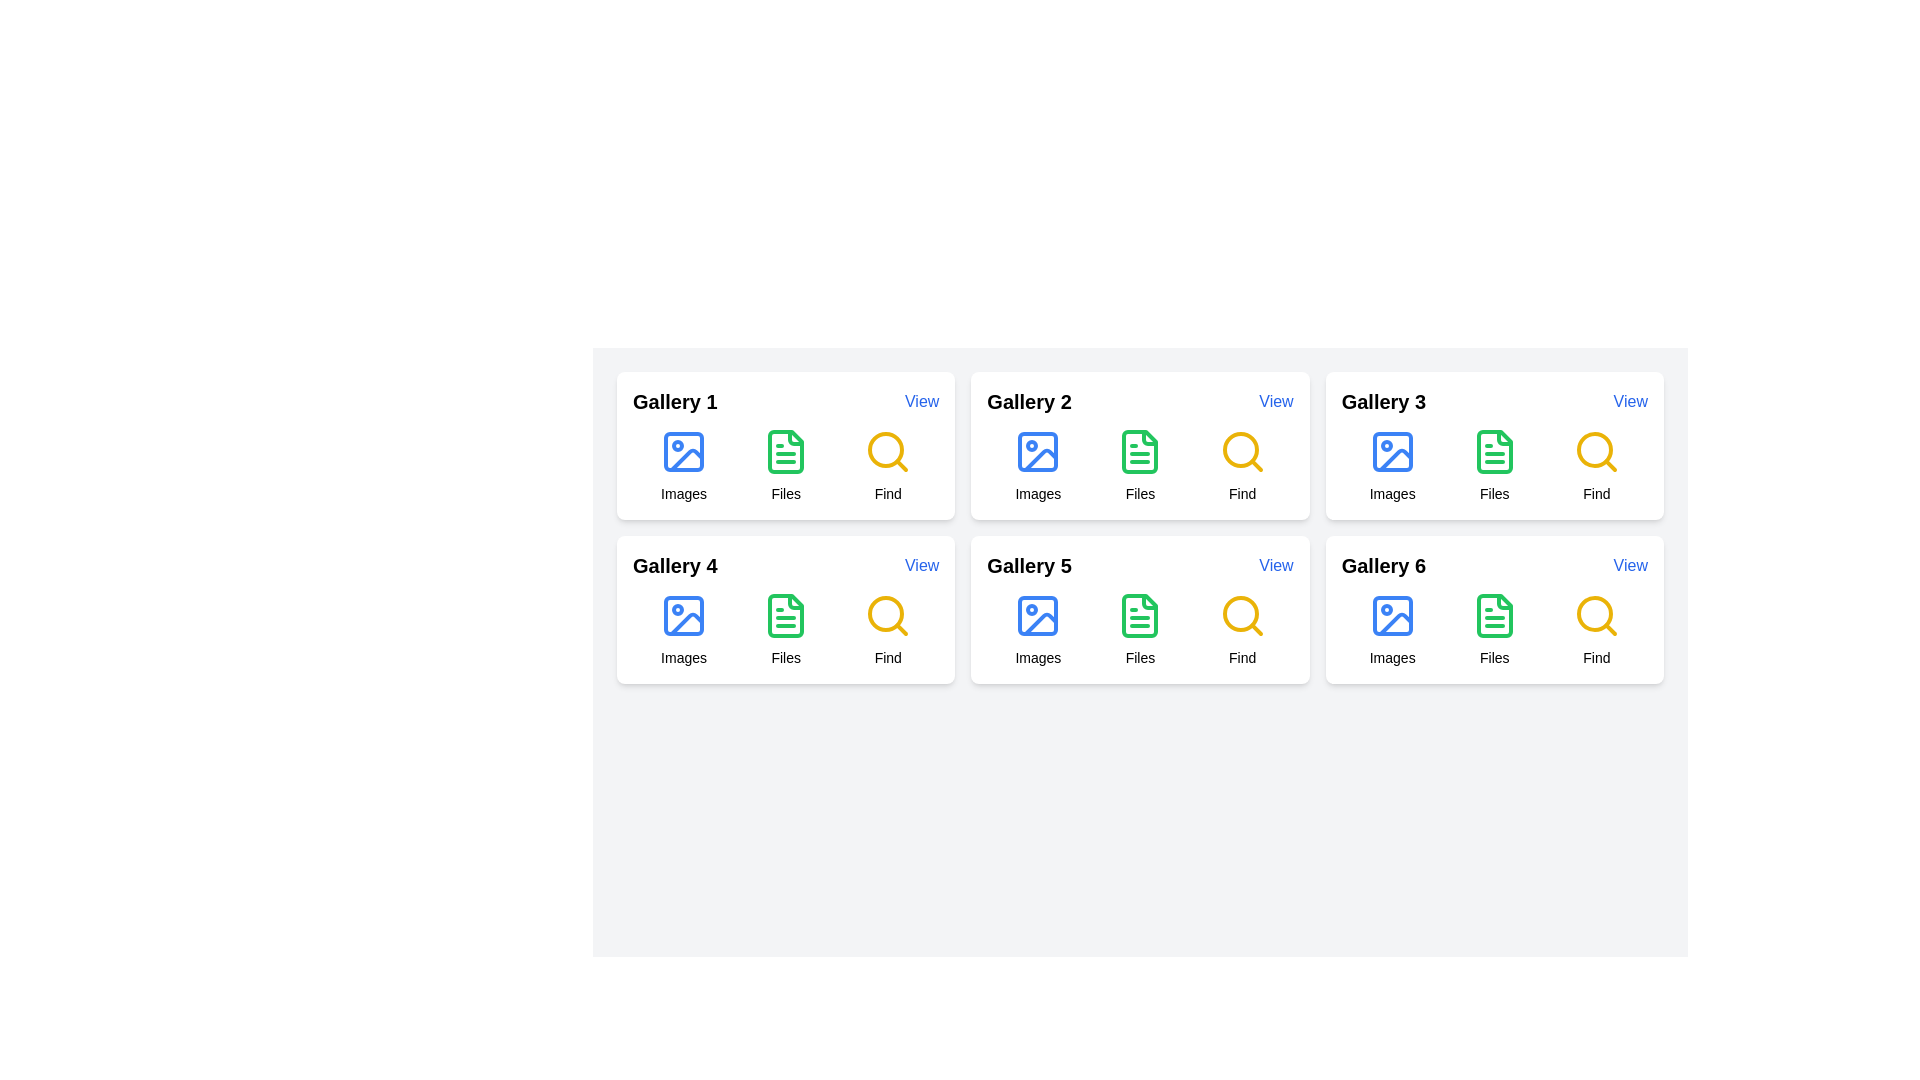  I want to click on the 'Files' icon, which is located in the top row of the grid layout, between the 'Images' icon on the left and the 'Find' icon on the right. This icon serves as a visual cue for accessing or managing files or documents, so click(785, 451).